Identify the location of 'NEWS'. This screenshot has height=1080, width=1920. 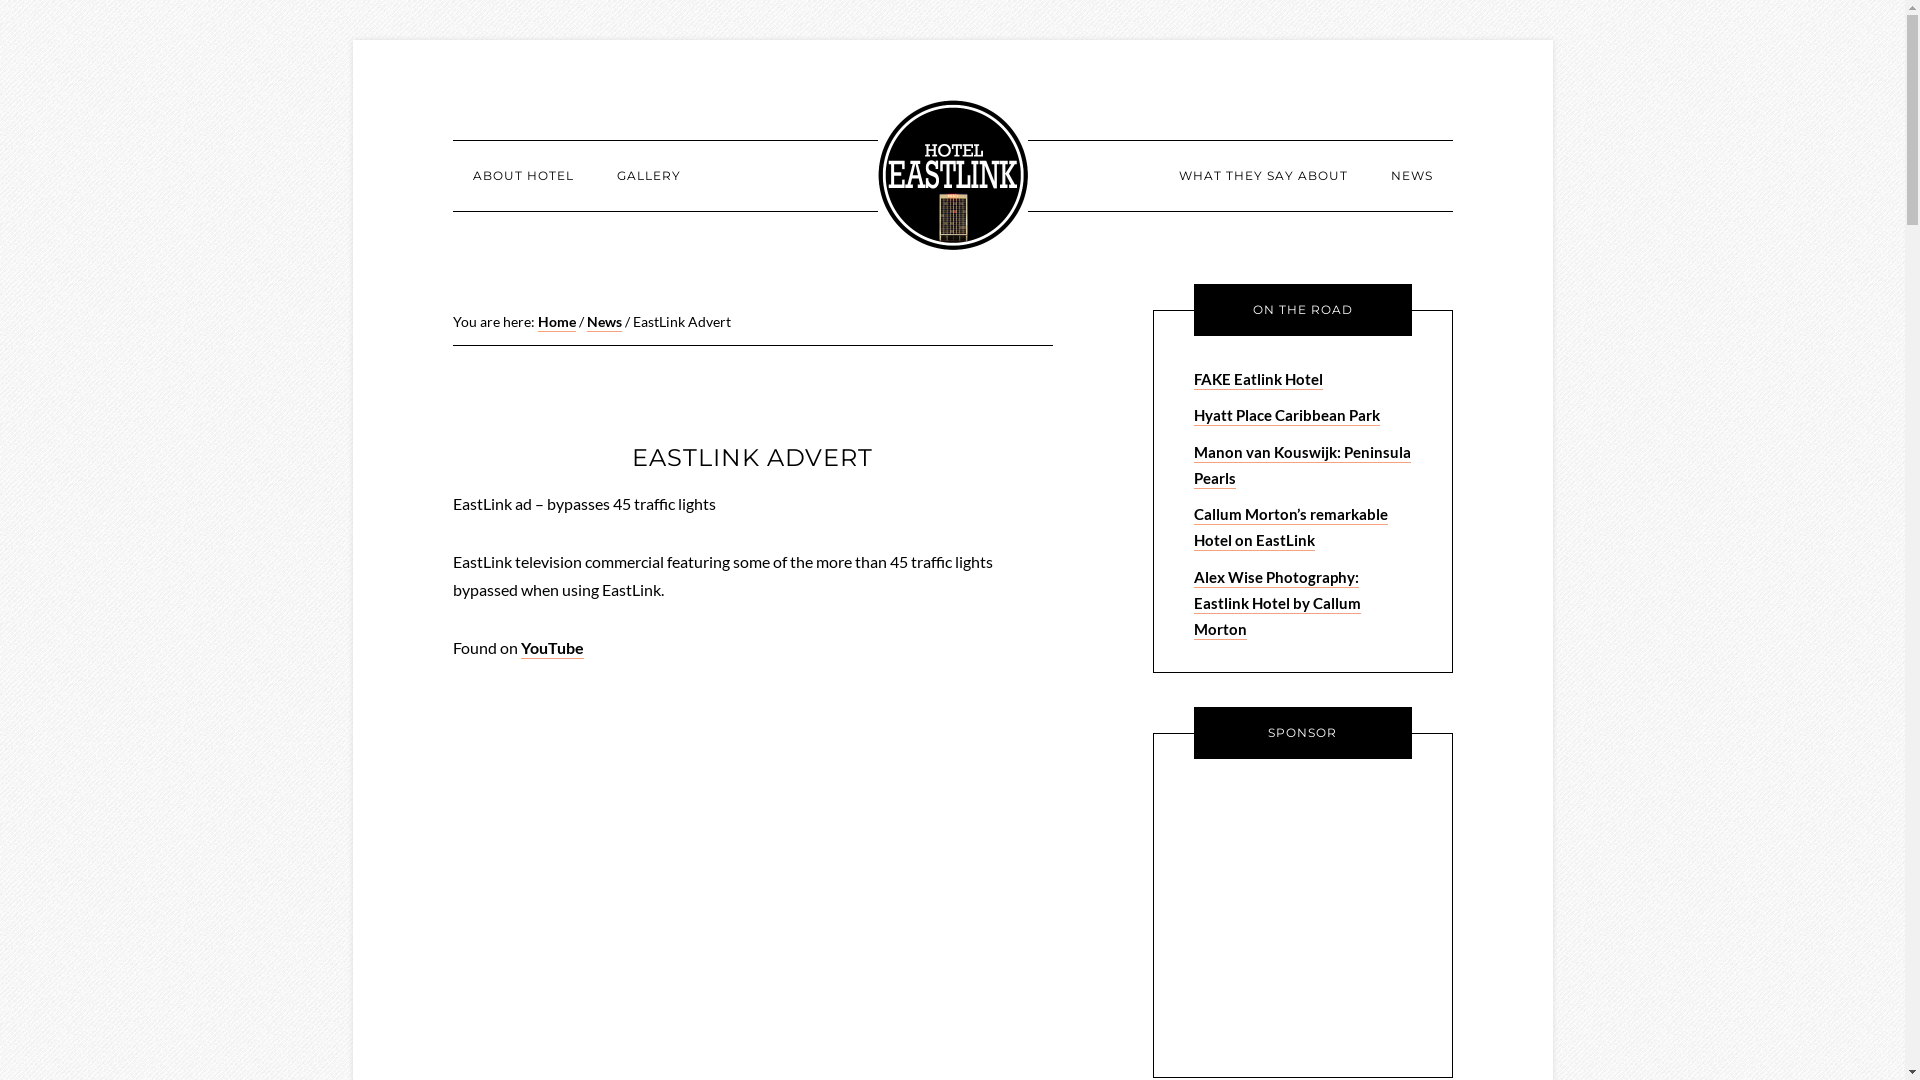
(1410, 175).